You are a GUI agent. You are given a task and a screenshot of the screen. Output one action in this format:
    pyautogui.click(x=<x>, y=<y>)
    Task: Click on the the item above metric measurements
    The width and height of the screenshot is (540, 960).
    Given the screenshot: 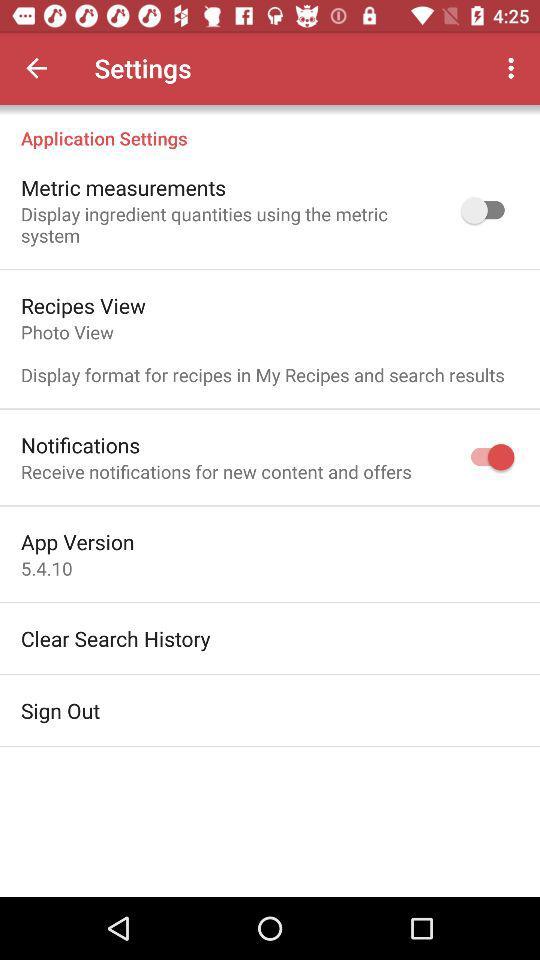 What is the action you would take?
    pyautogui.click(x=270, y=126)
    